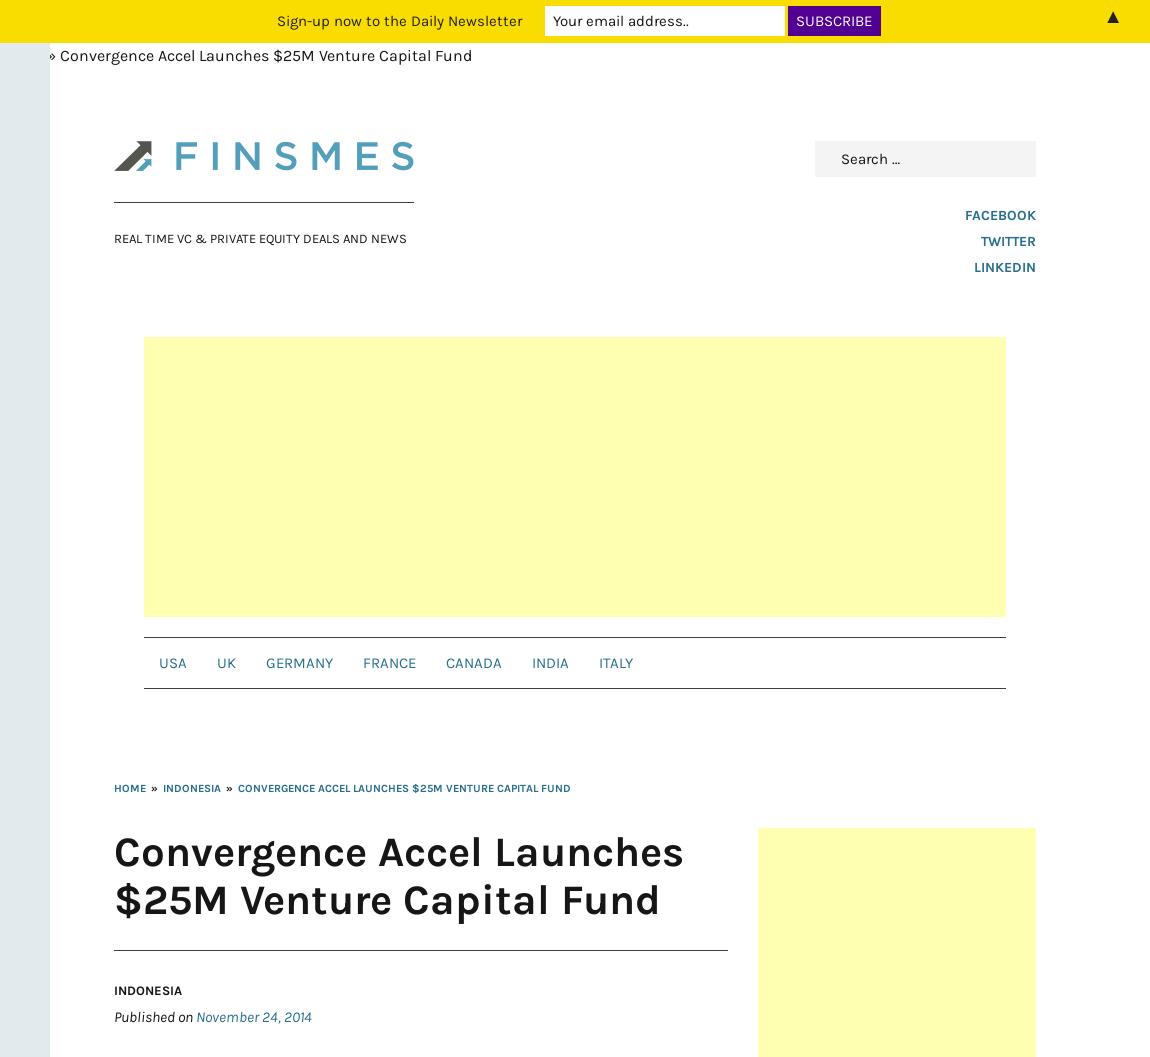 The image size is (1150, 1057). I want to click on 'Canada', so click(445, 662).